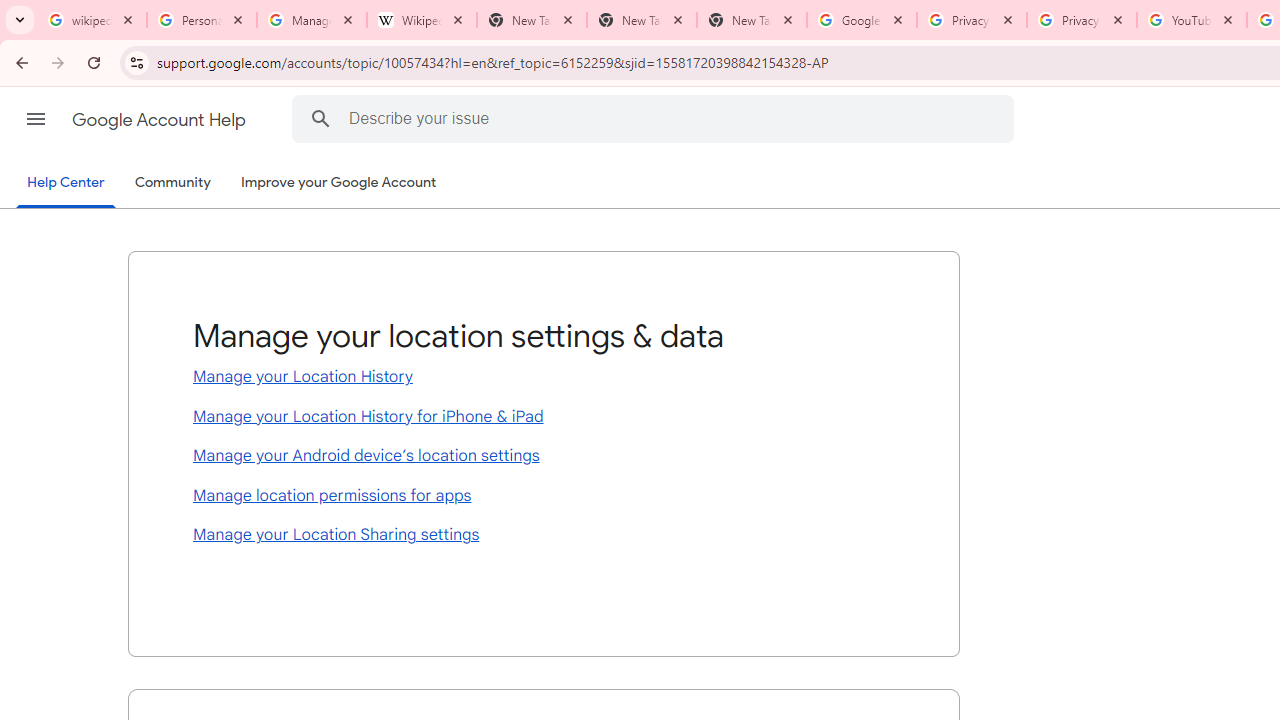 The width and height of the screenshot is (1280, 720). What do you see at coordinates (311, 20) in the screenshot?
I see `'Manage your Location History - Google Search Help'` at bounding box center [311, 20].